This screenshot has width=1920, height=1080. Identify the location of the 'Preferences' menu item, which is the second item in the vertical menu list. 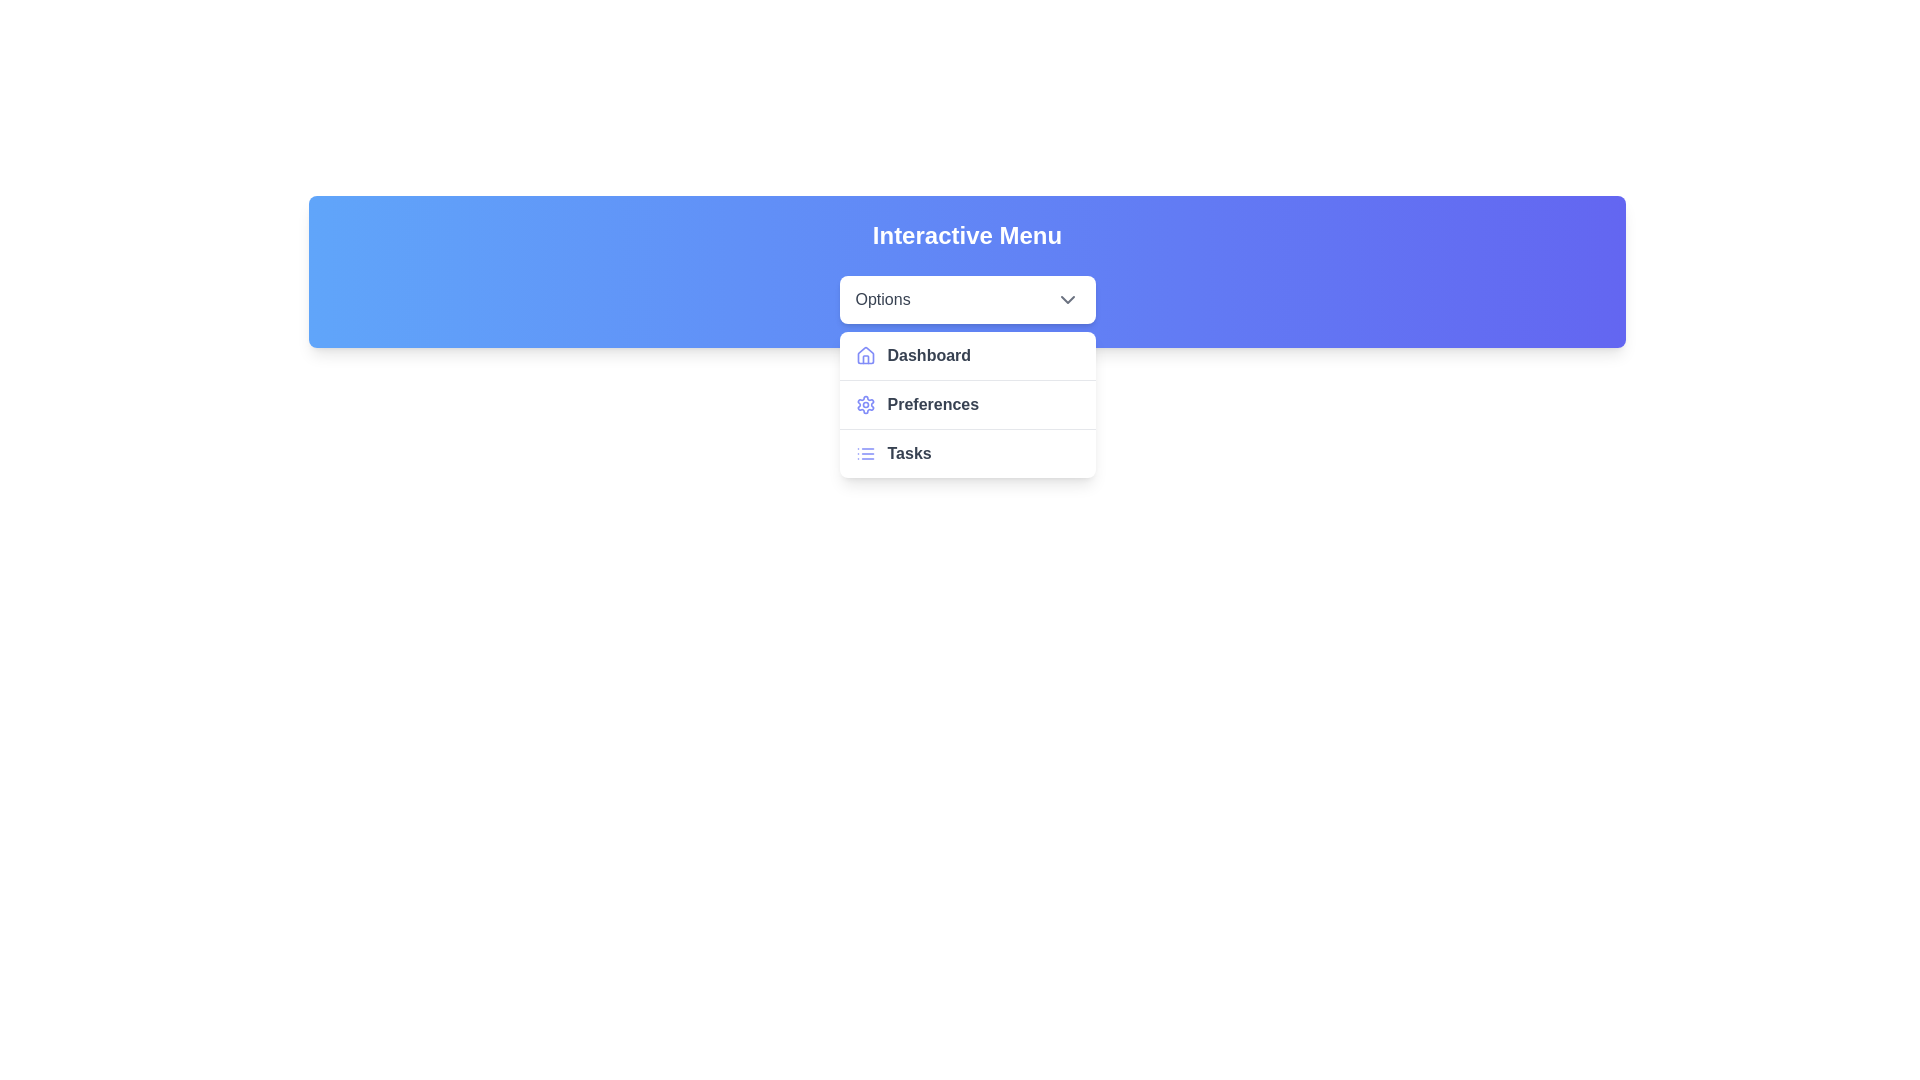
(967, 404).